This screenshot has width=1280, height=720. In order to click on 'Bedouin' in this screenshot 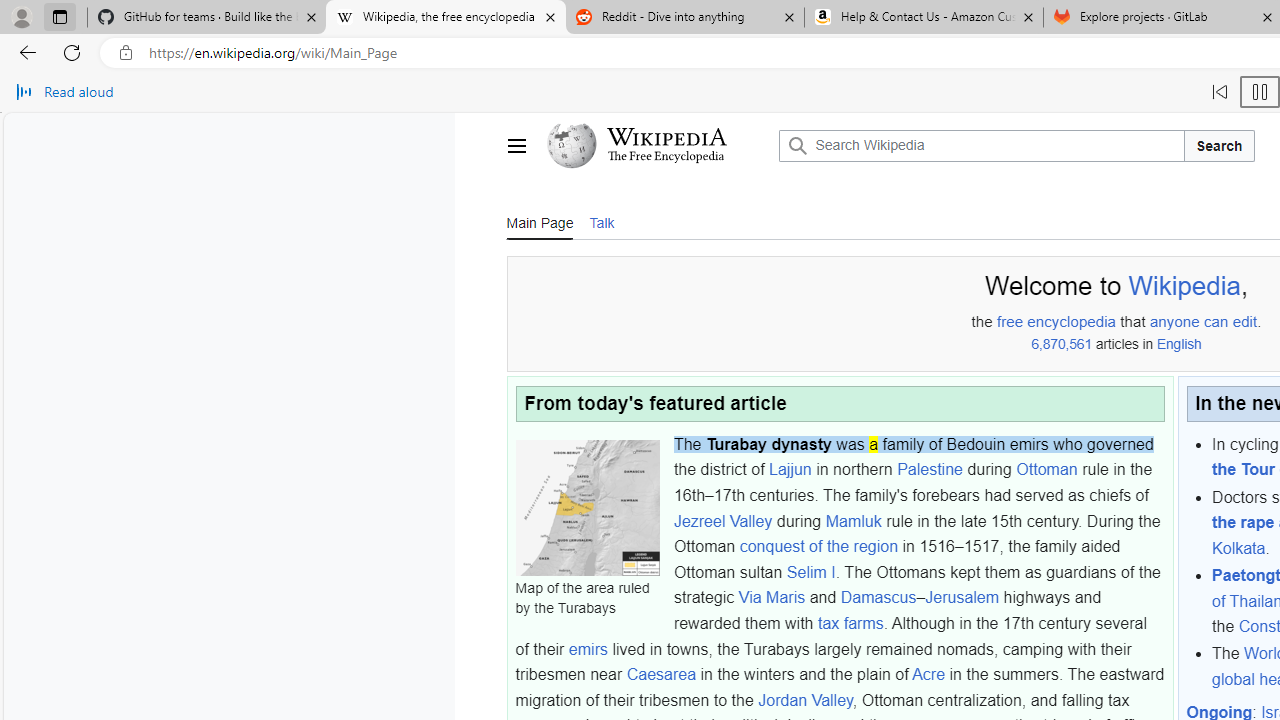, I will do `click(976, 442)`.